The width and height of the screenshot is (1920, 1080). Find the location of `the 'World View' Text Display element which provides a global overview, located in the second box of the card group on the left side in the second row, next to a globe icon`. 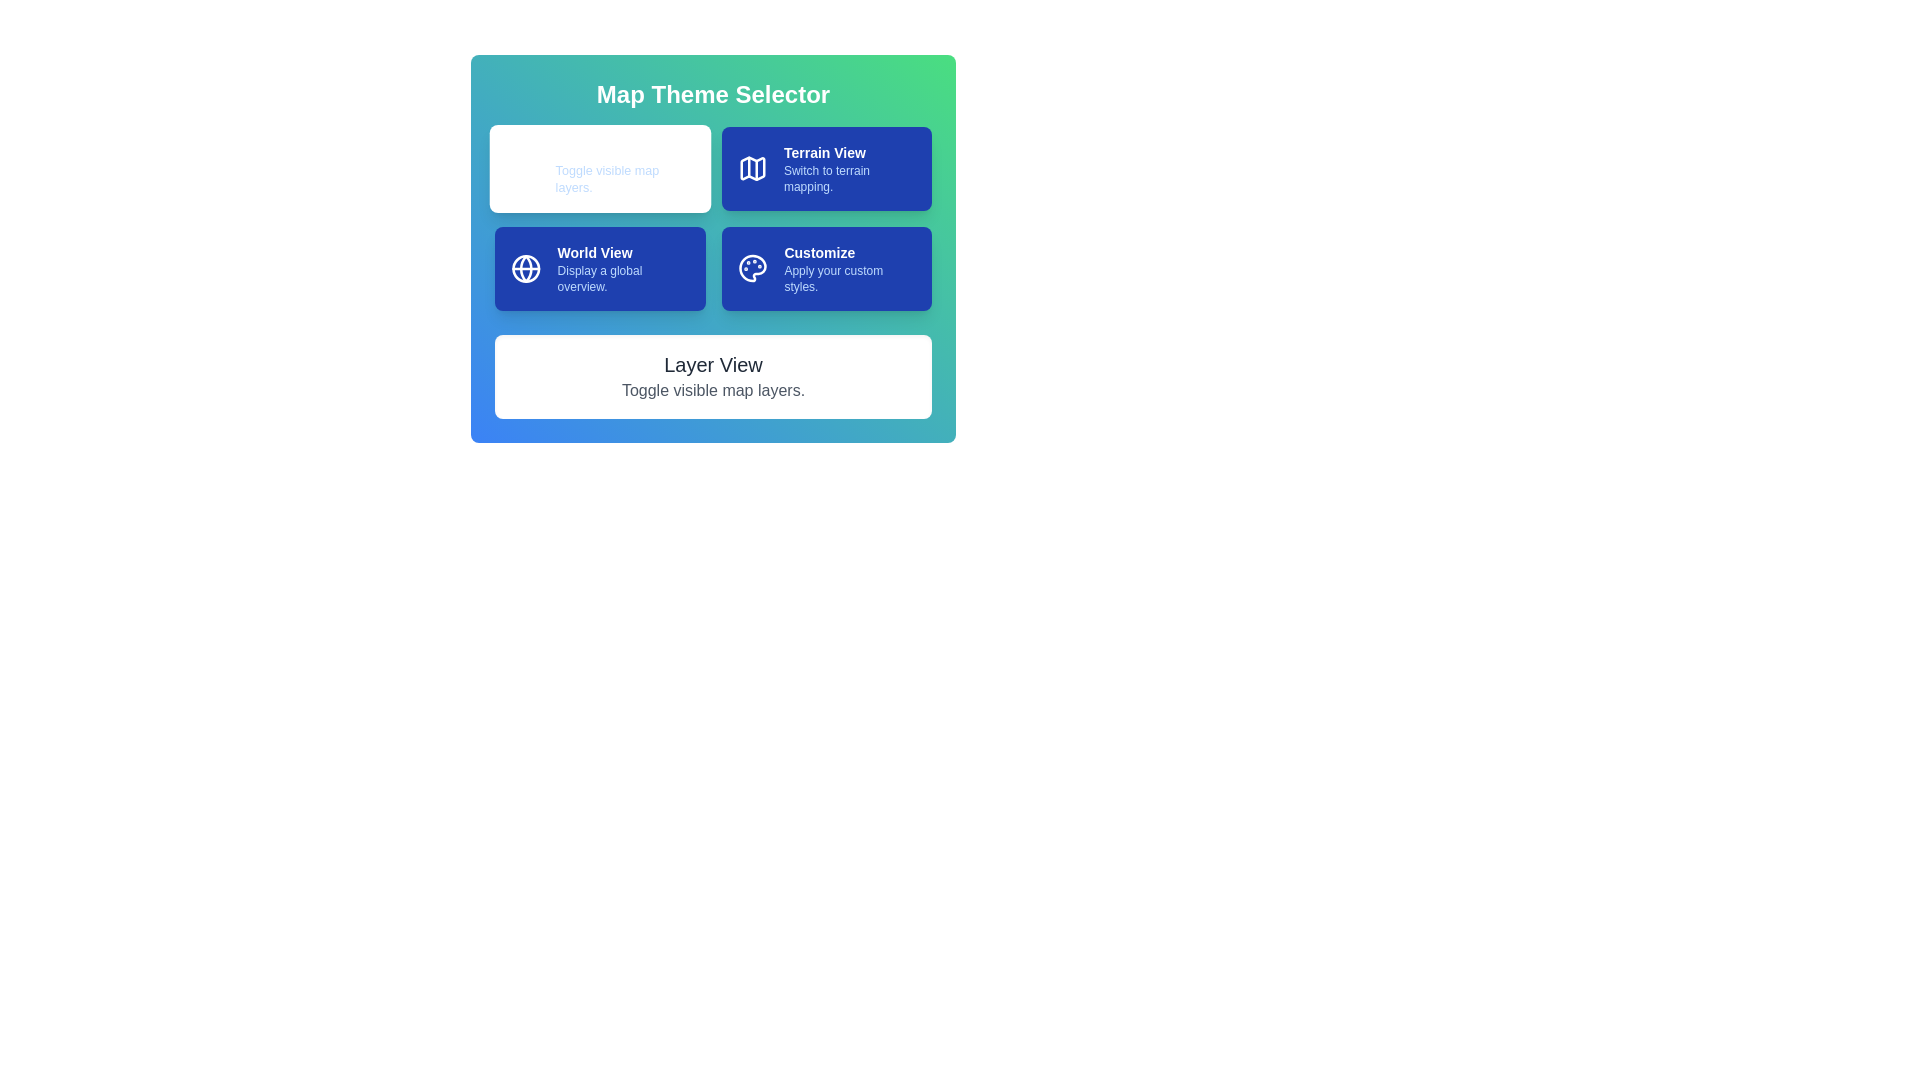

the 'World View' Text Display element which provides a global overview, located in the second box of the card group on the left side in the second row, next to a globe icon is located at coordinates (622, 268).